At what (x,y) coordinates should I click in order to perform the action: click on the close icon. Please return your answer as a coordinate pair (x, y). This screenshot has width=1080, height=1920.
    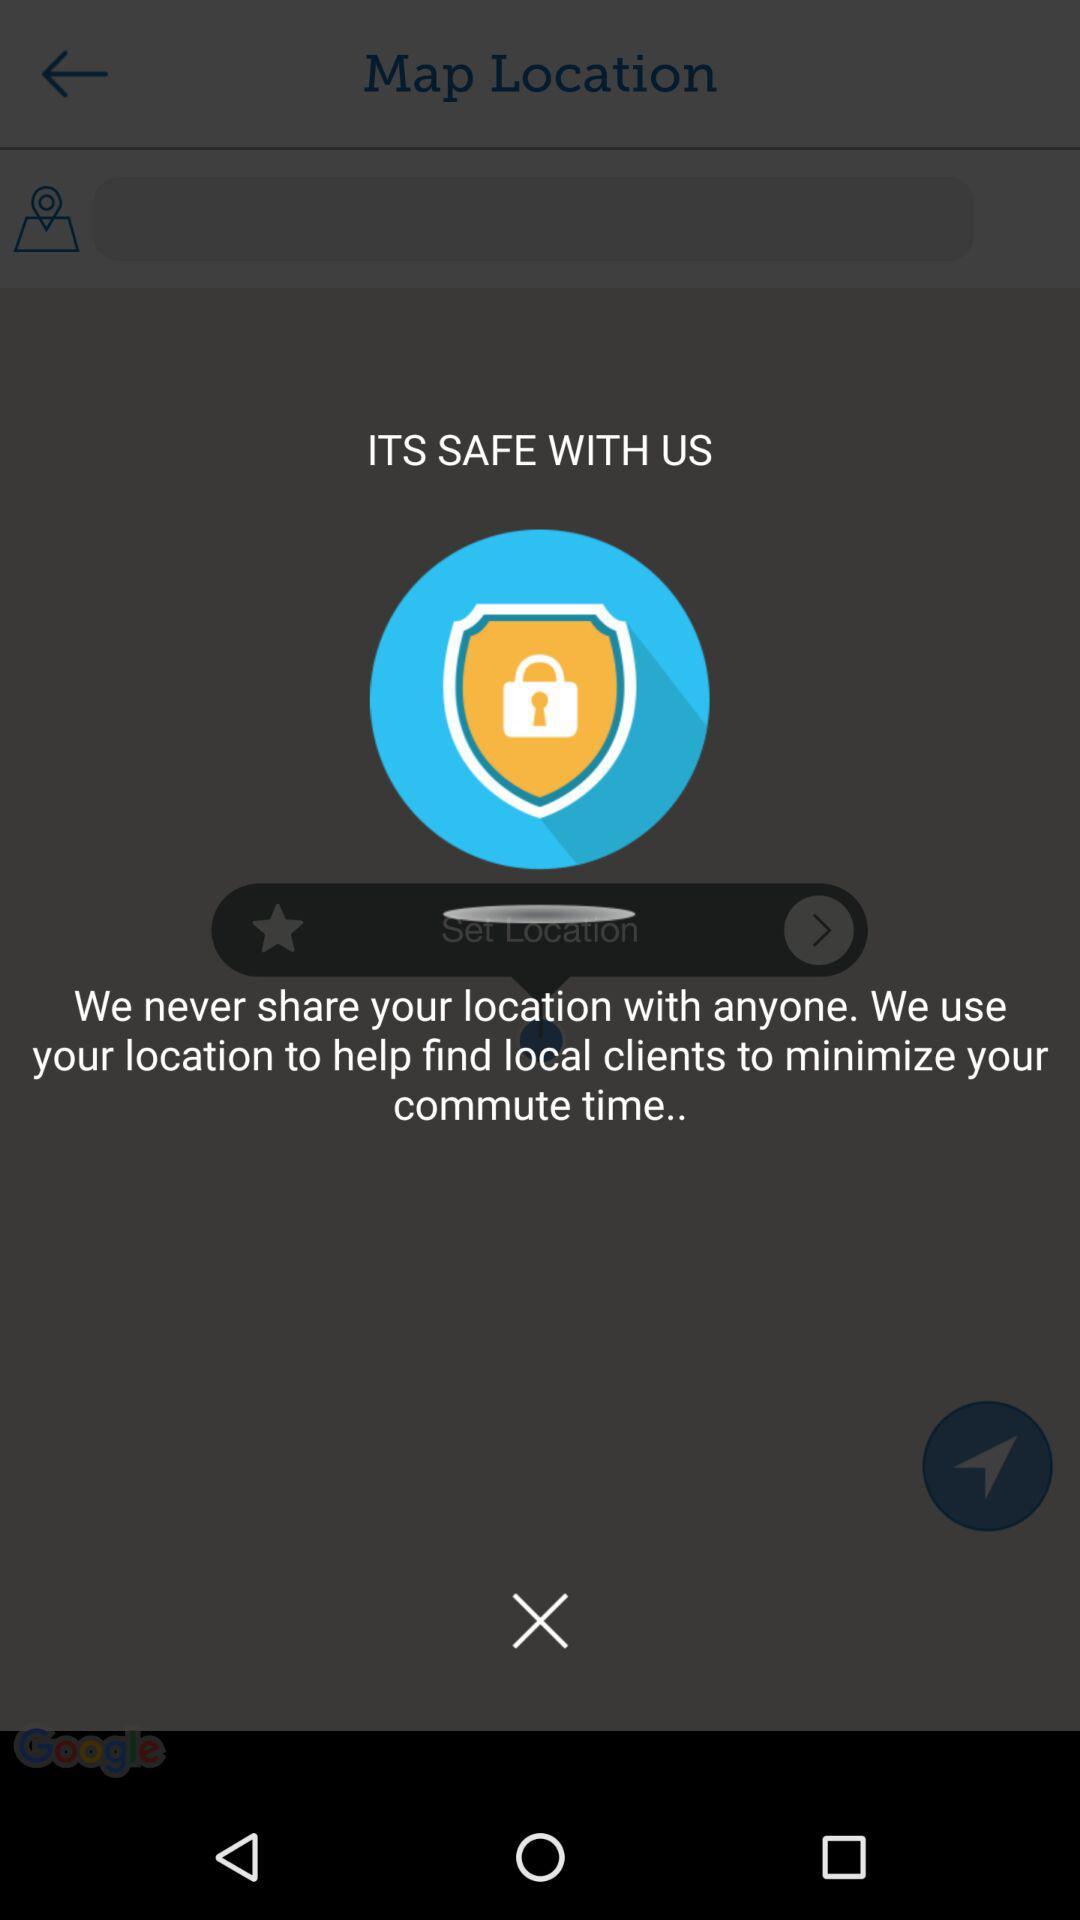
    Looking at the image, I should click on (540, 1733).